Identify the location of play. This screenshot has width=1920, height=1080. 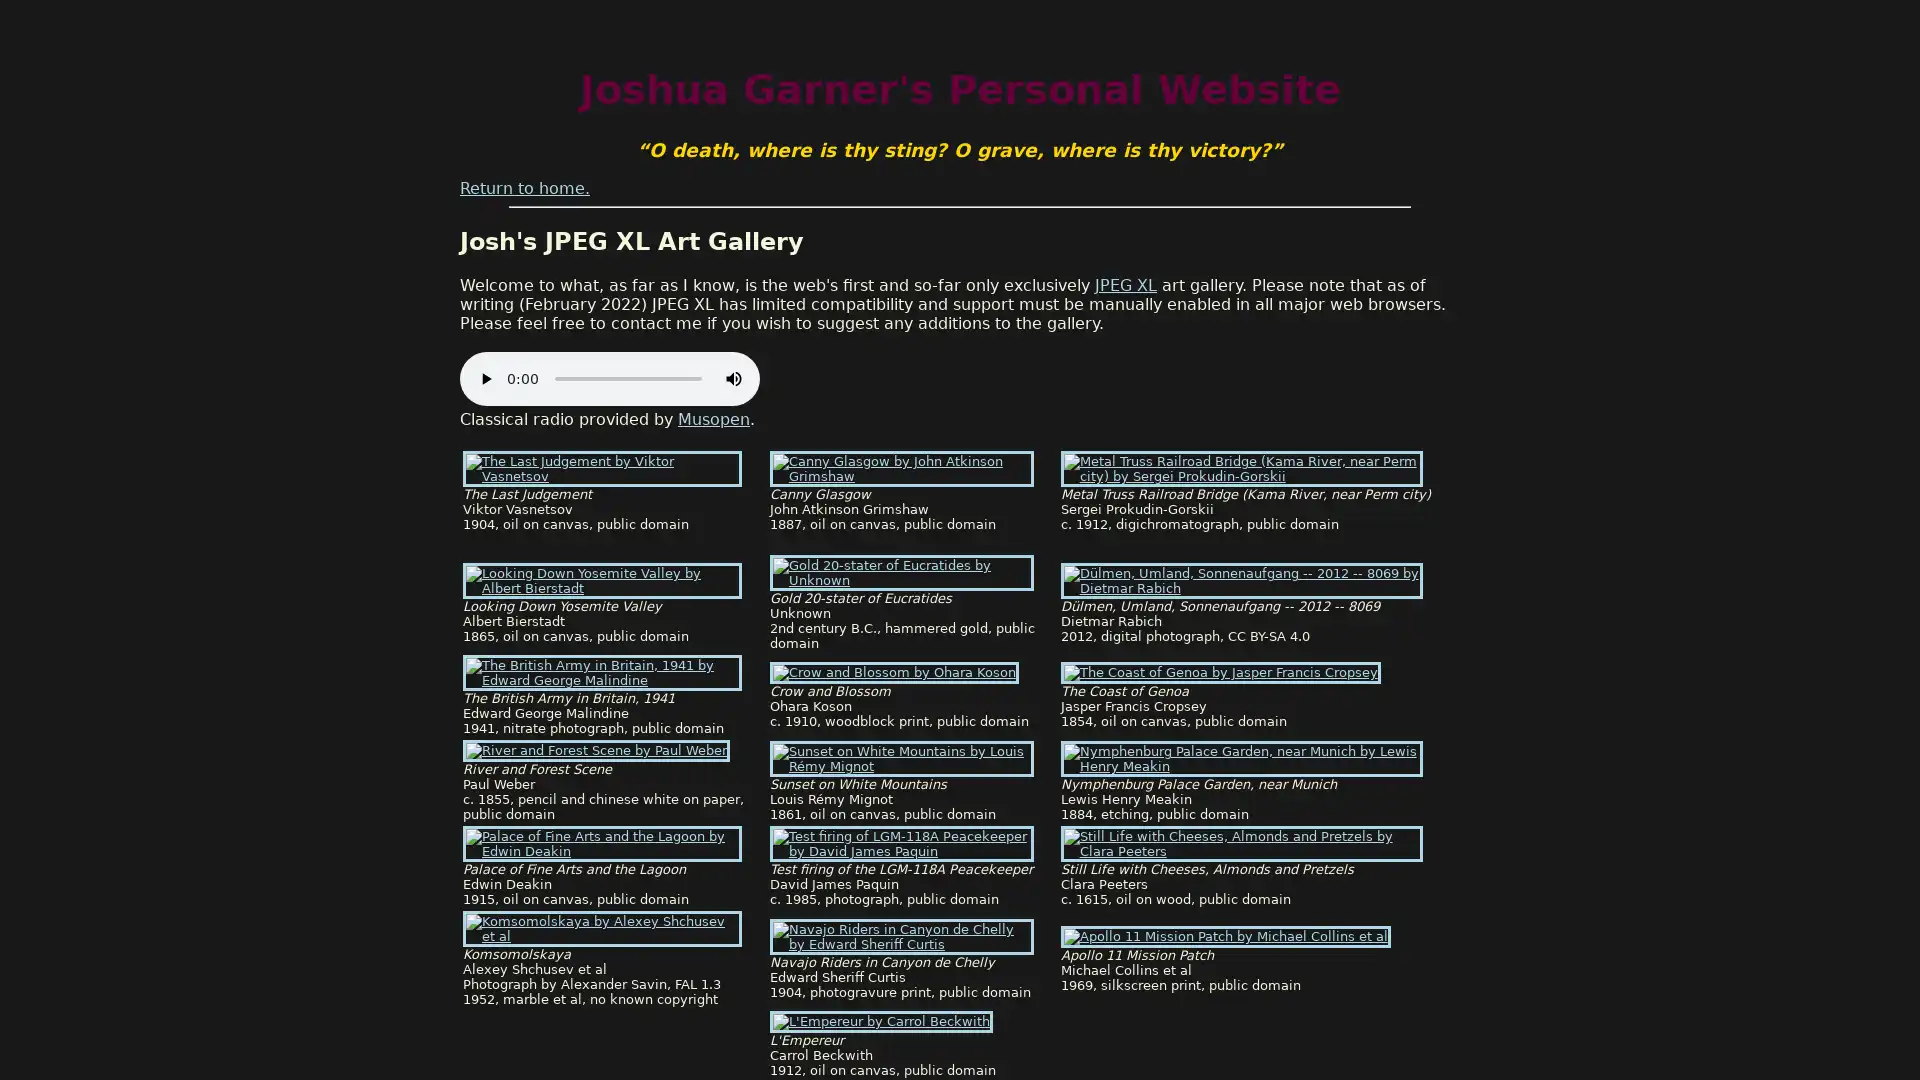
(485, 378).